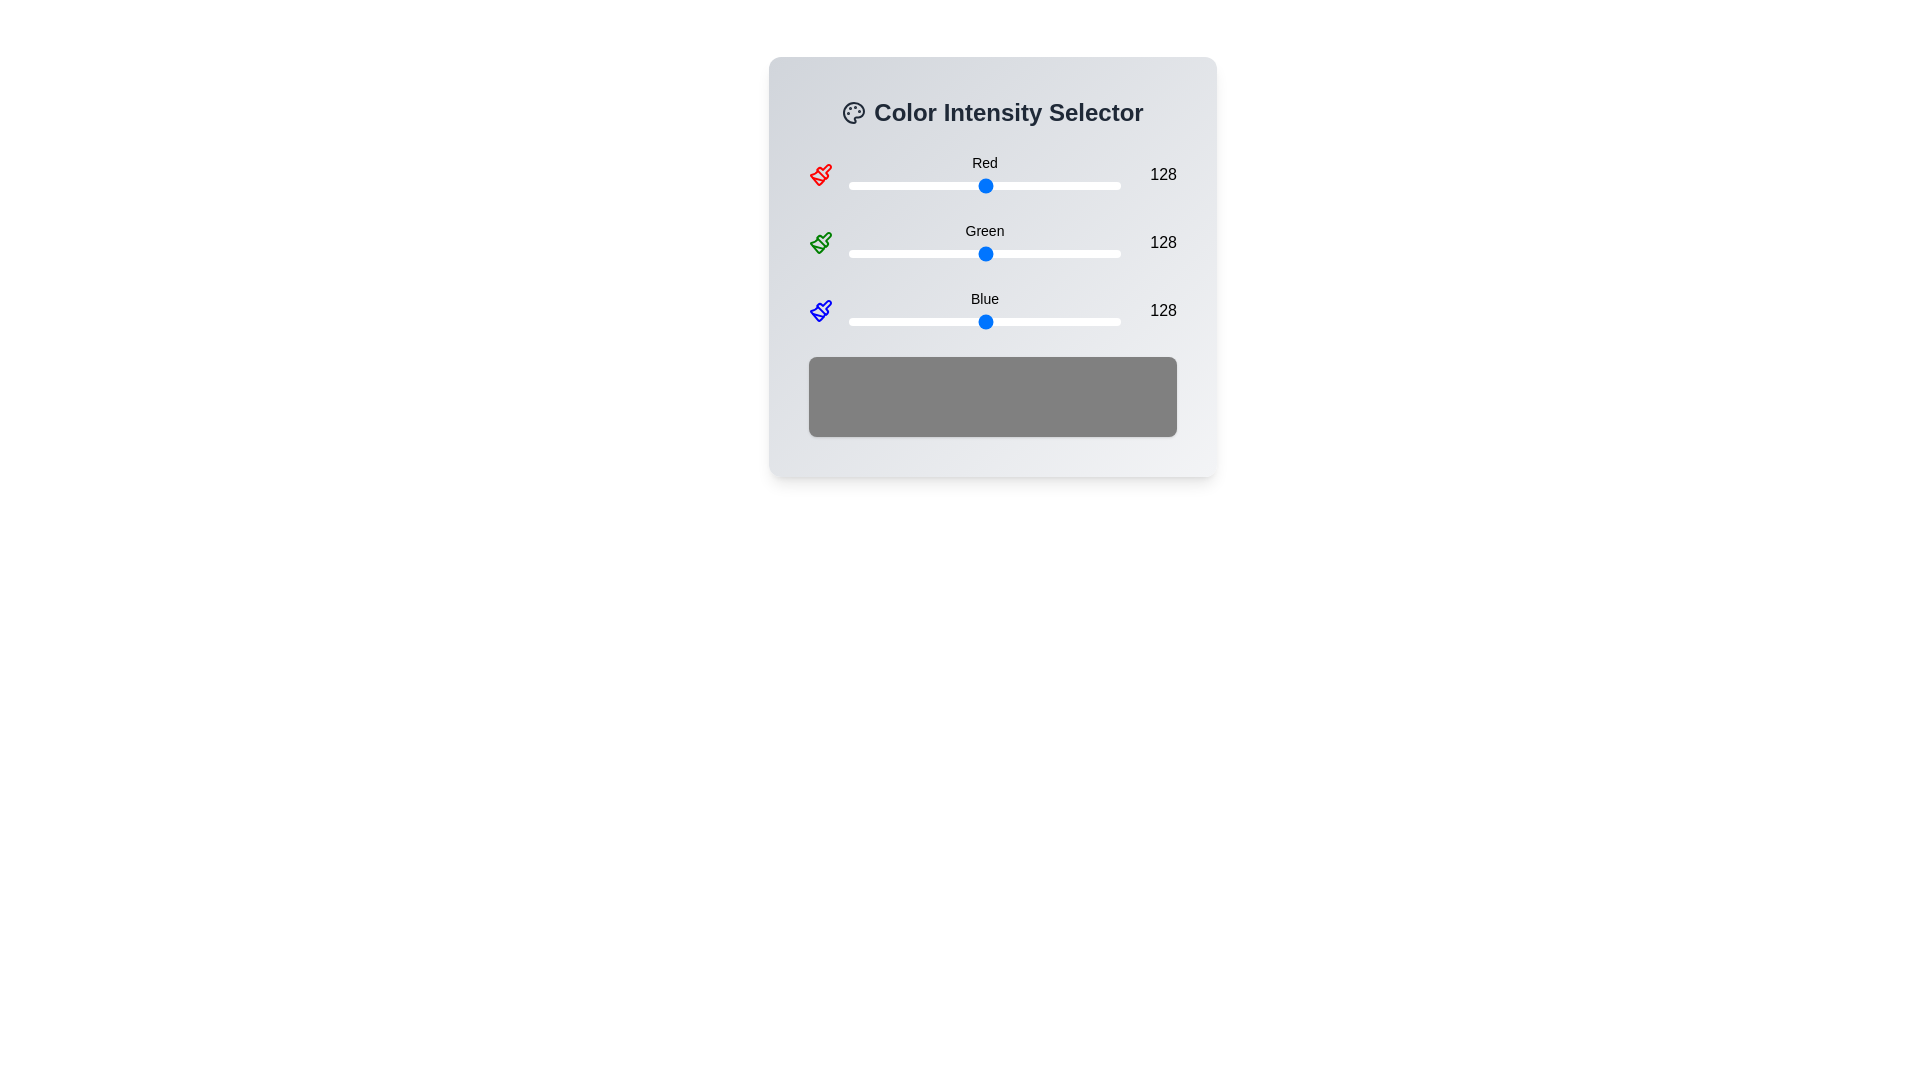  What do you see at coordinates (921, 185) in the screenshot?
I see `the red color intensity` at bounding box center [921, 185].